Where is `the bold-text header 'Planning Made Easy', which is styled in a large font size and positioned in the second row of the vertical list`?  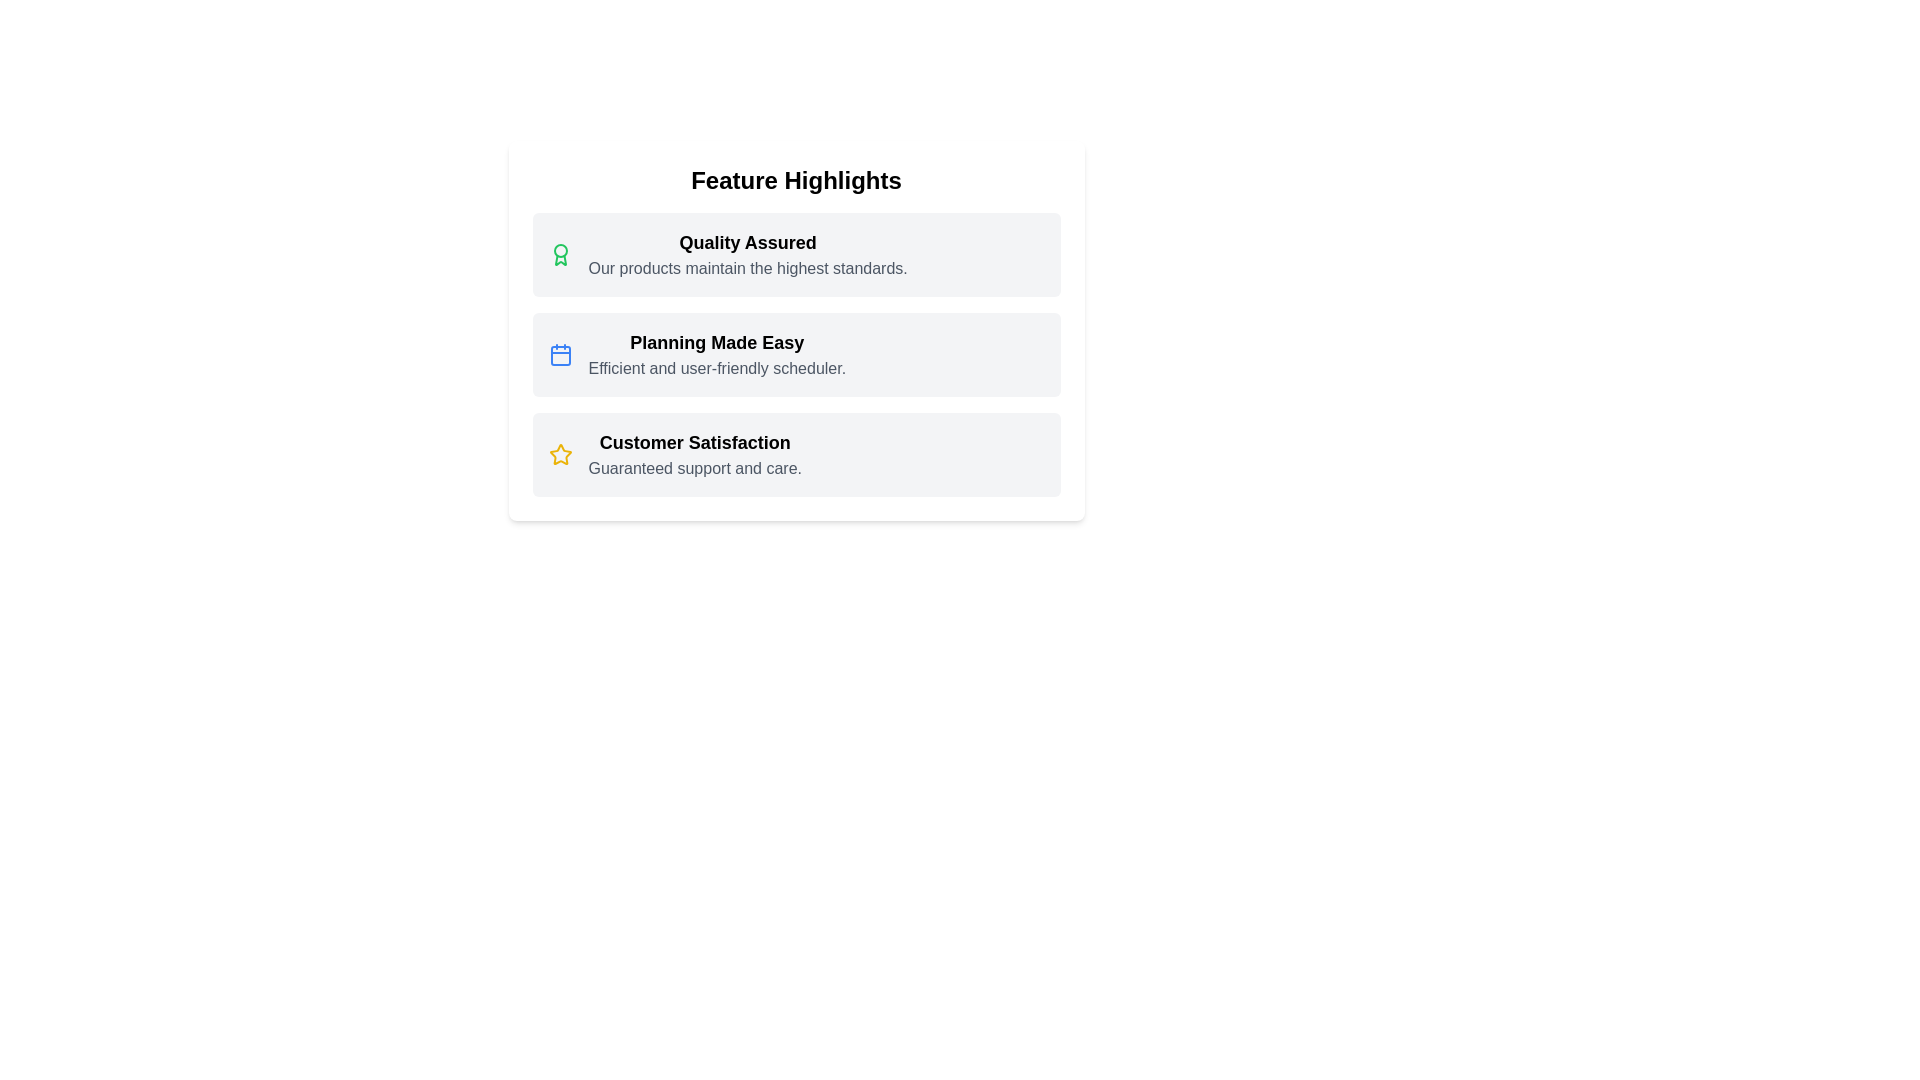 the bold-text header 'Planning Made Easy', which is styled in a large font size and positioned in the second row of the vertical list is located at coordinates (717, 342).